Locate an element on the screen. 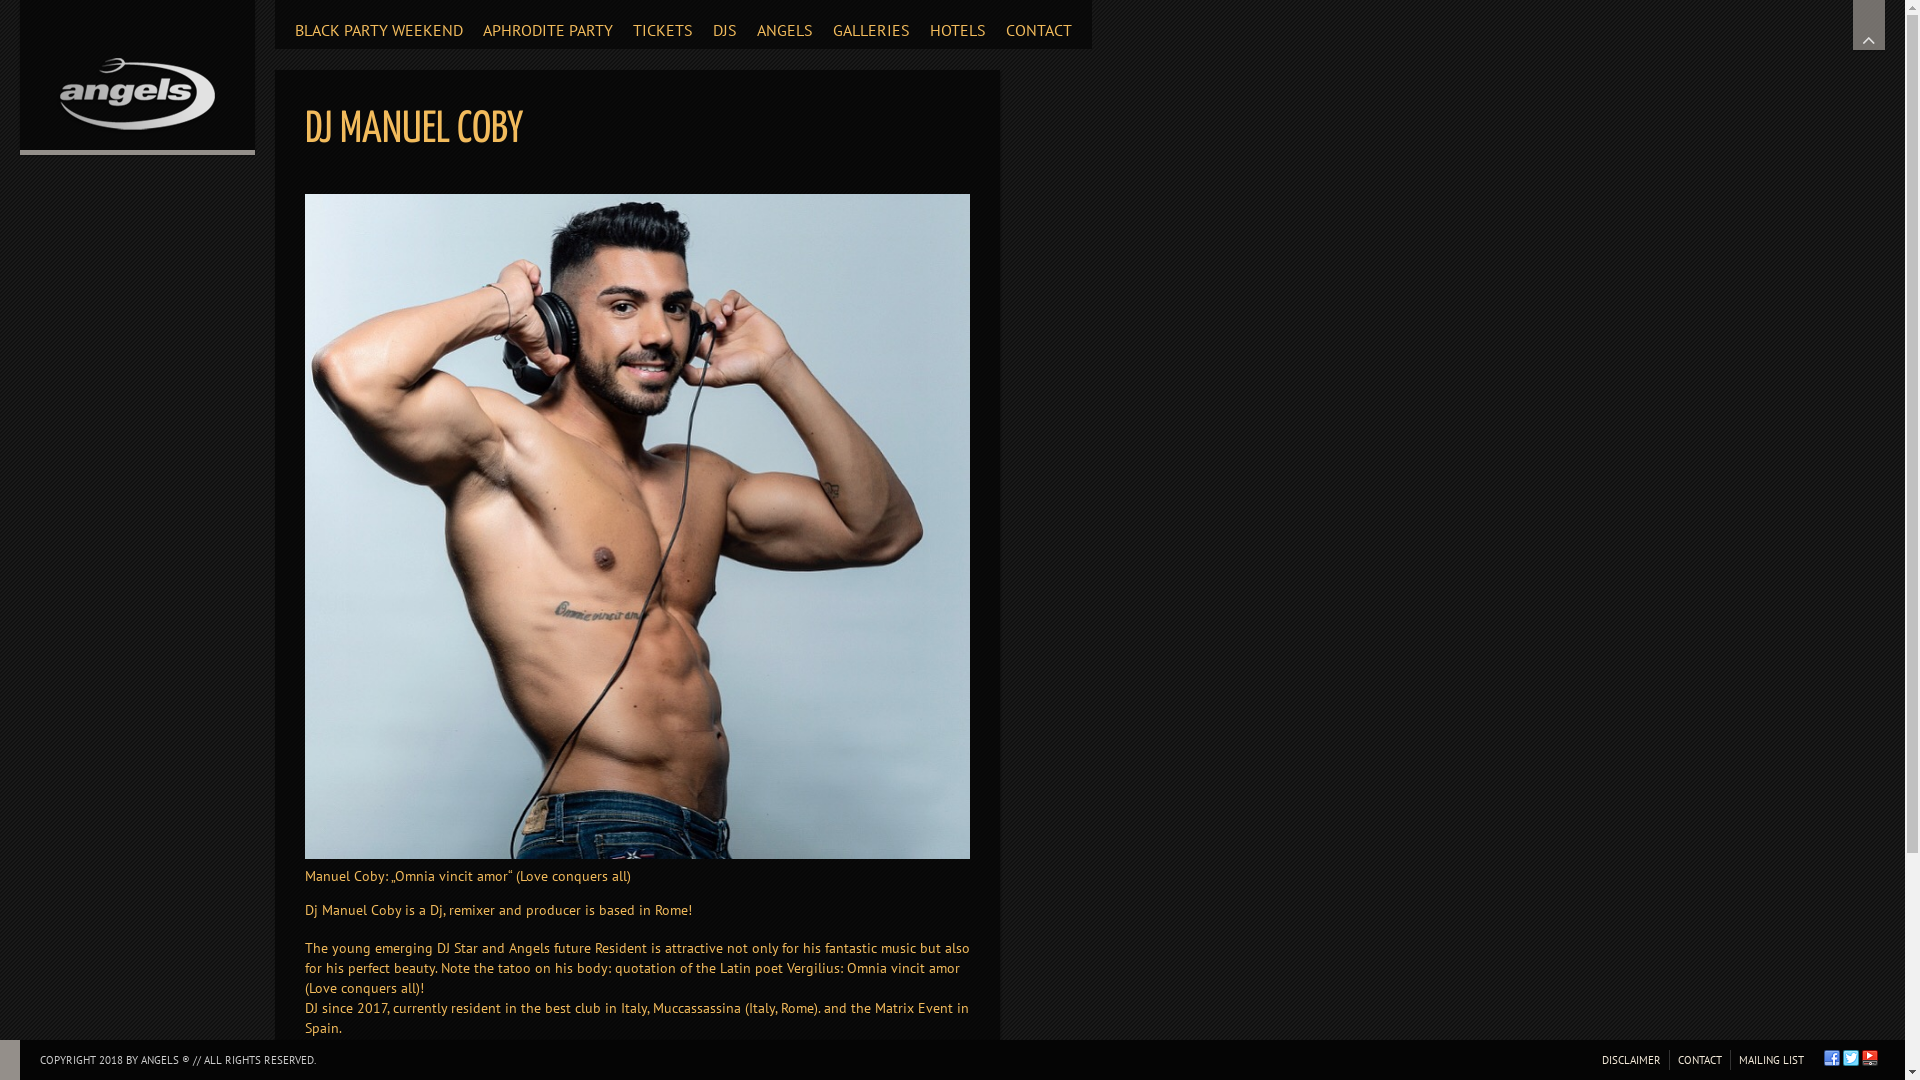  'APHRODITE PARTY' is located at coordinates (547, 24).